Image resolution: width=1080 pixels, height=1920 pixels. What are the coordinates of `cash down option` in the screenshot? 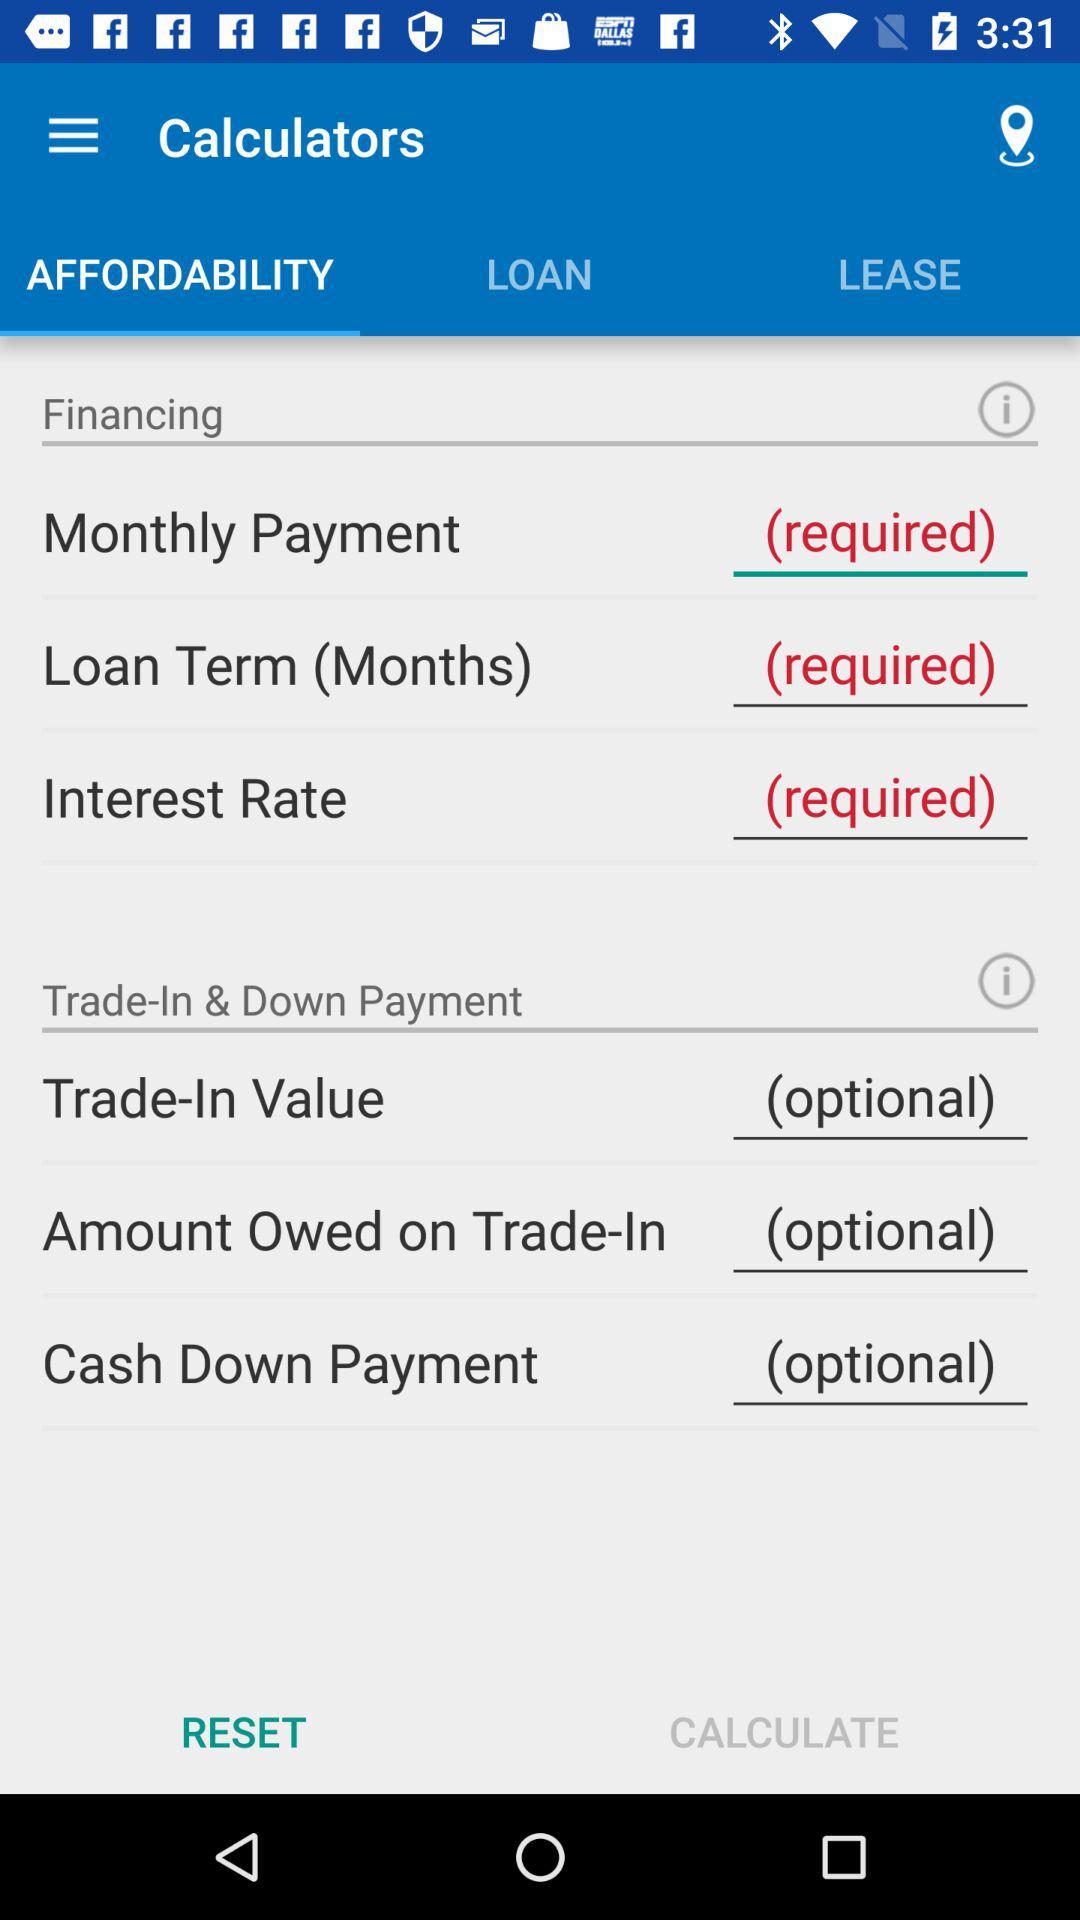 It's located at (879, 1361).